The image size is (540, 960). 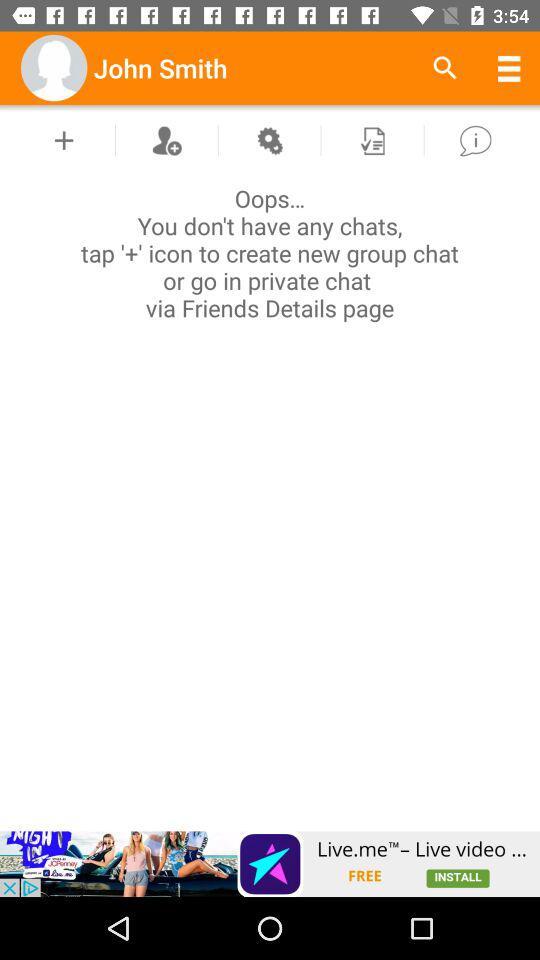 I want to click on the settings icon, so click(x=269, y=139).